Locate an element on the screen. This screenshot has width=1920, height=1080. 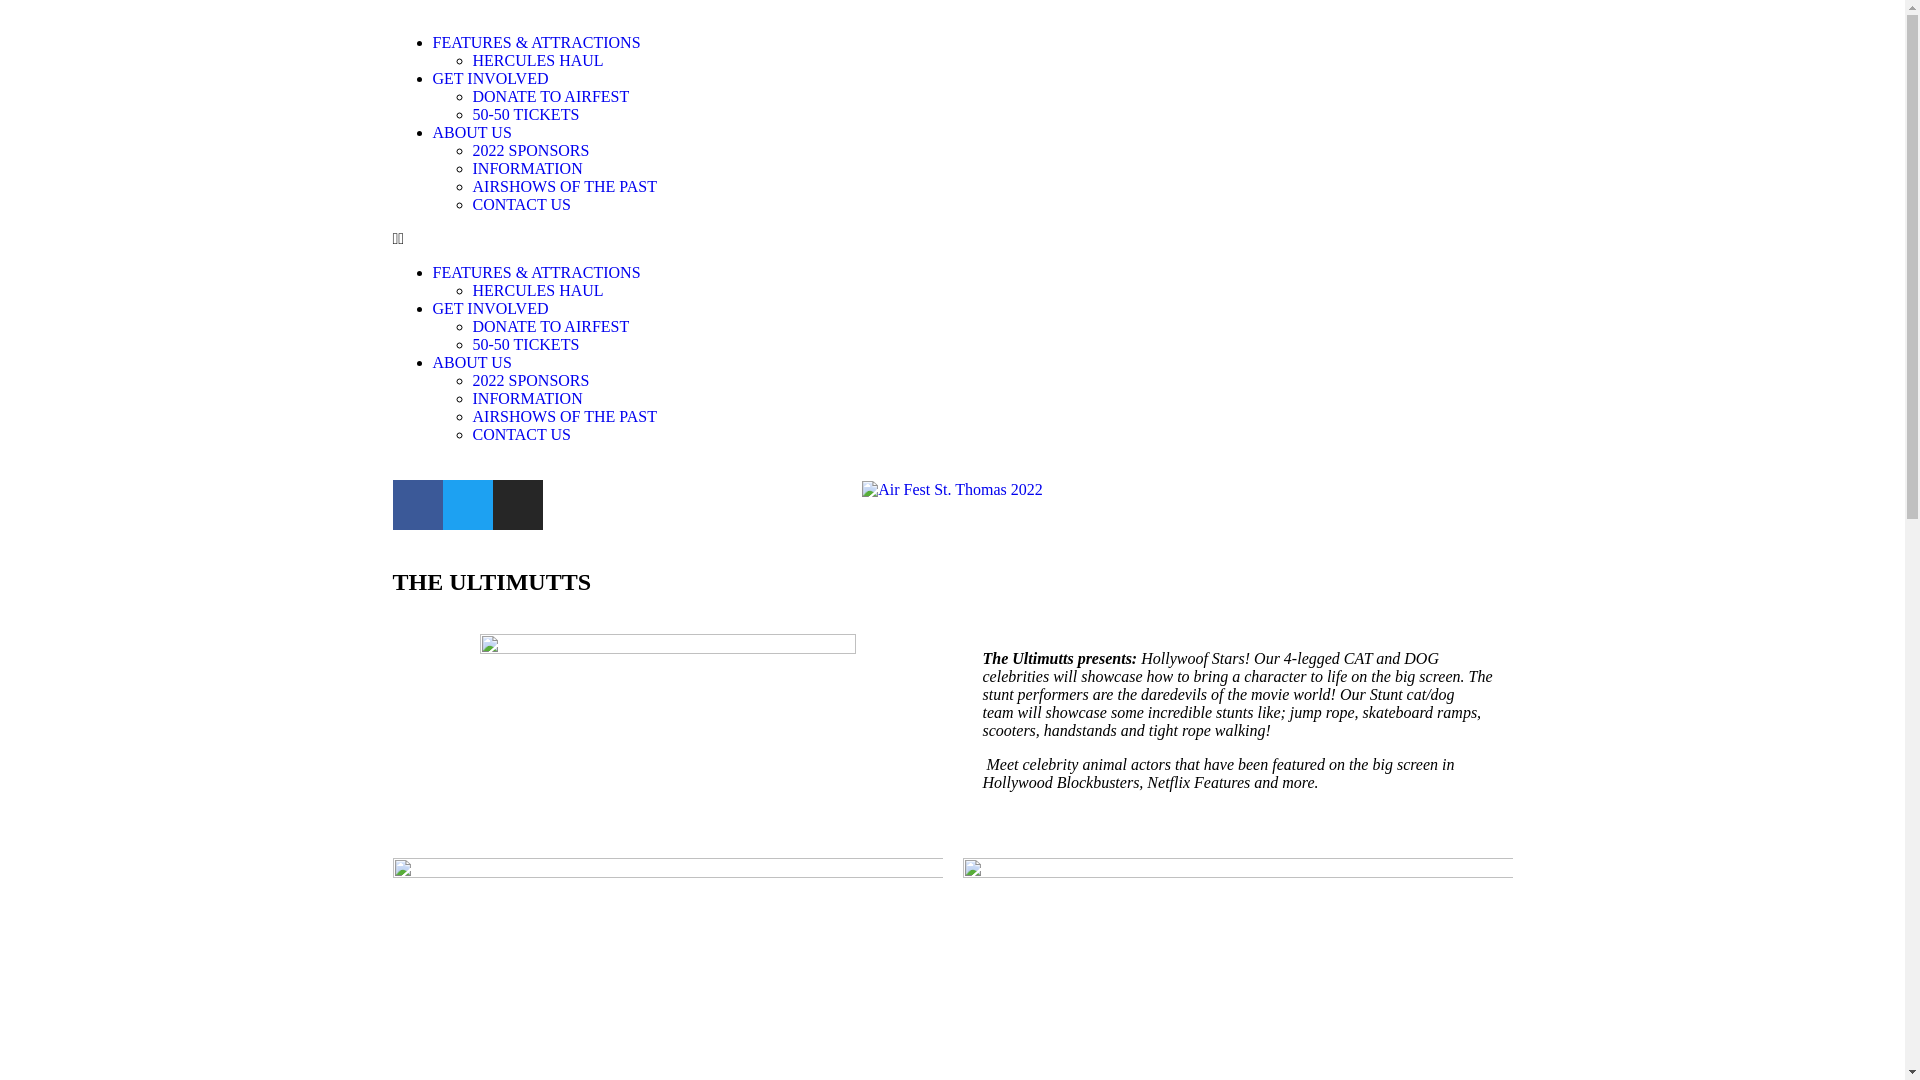
'CONTACT US' is located at coordinates (521, 204).